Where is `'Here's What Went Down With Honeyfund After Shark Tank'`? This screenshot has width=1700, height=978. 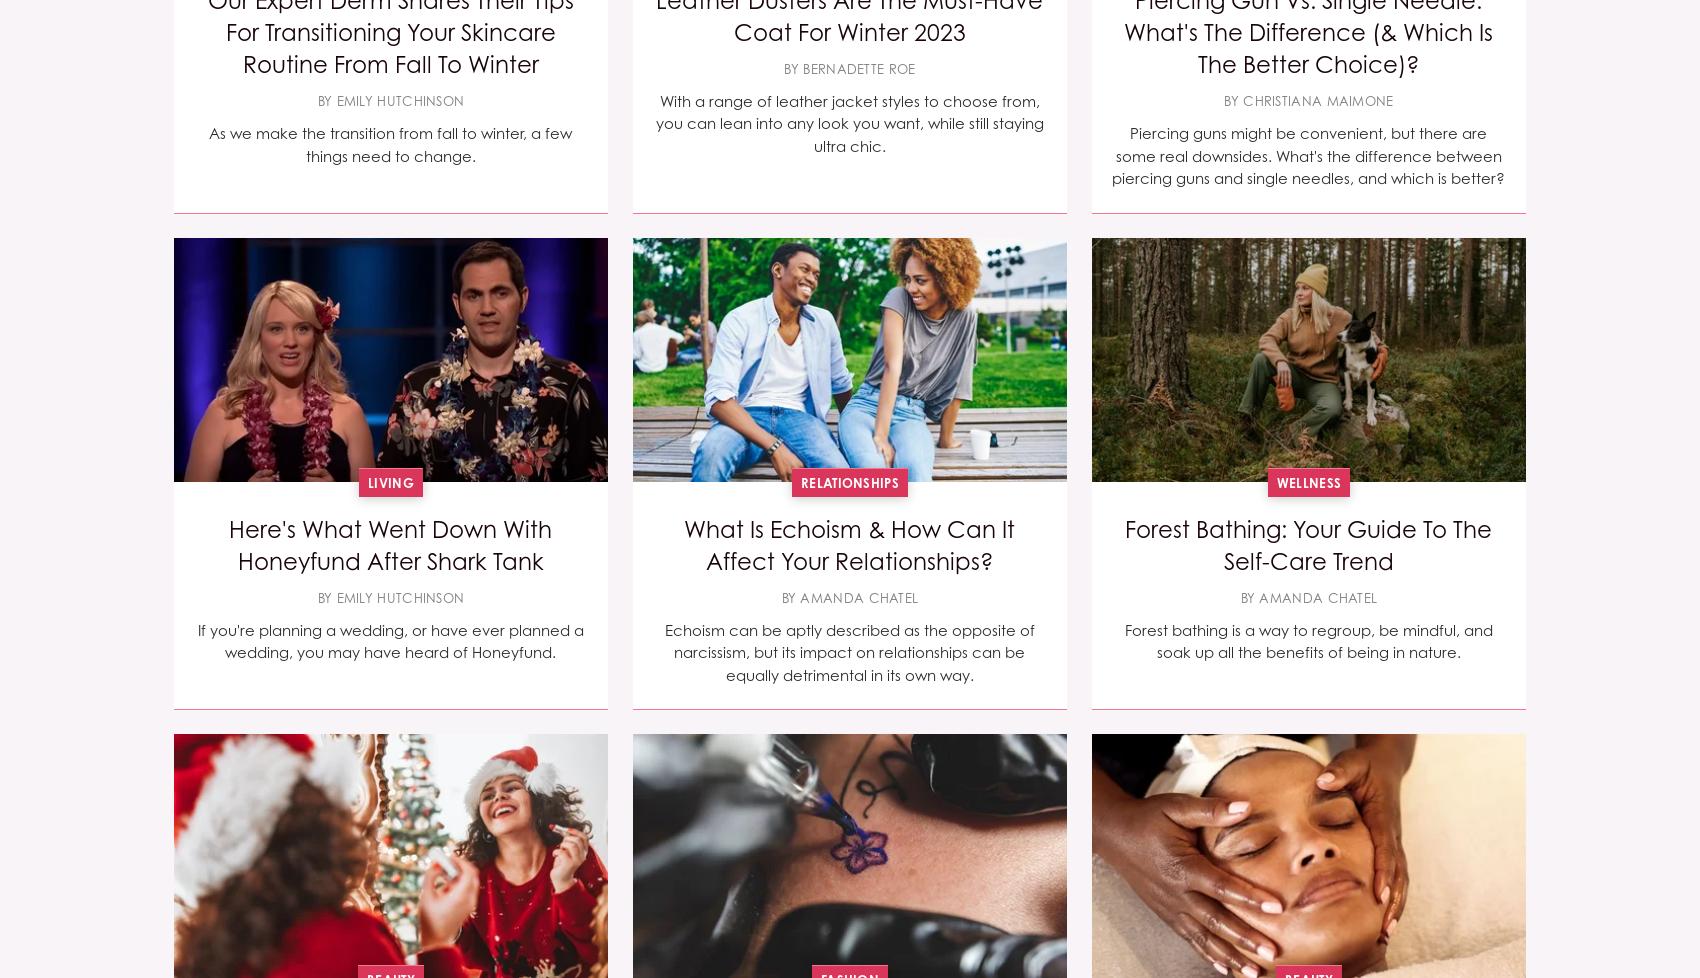 'Here's What Went Down With Honeyfund After Shark Tank' is located at coordinates (389, 545).